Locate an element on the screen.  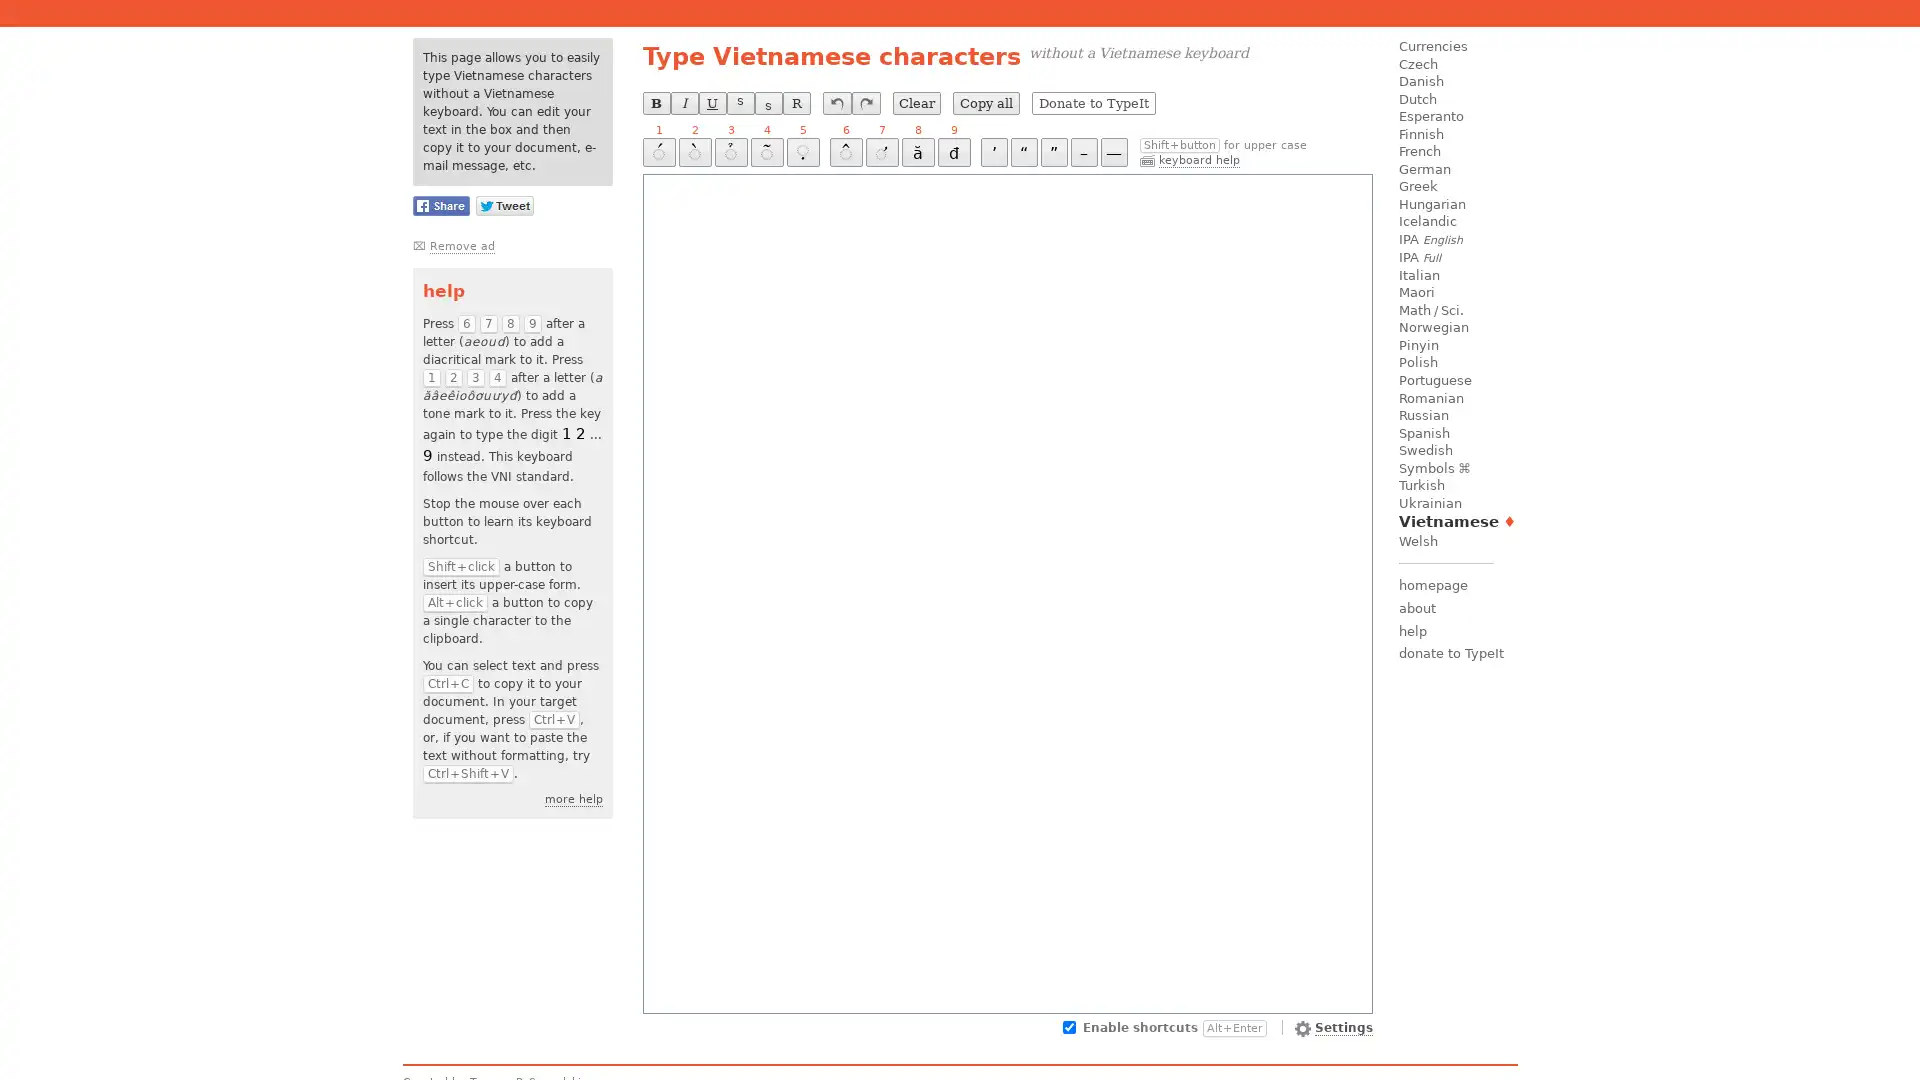
9 is located at coordinates (952, 151).